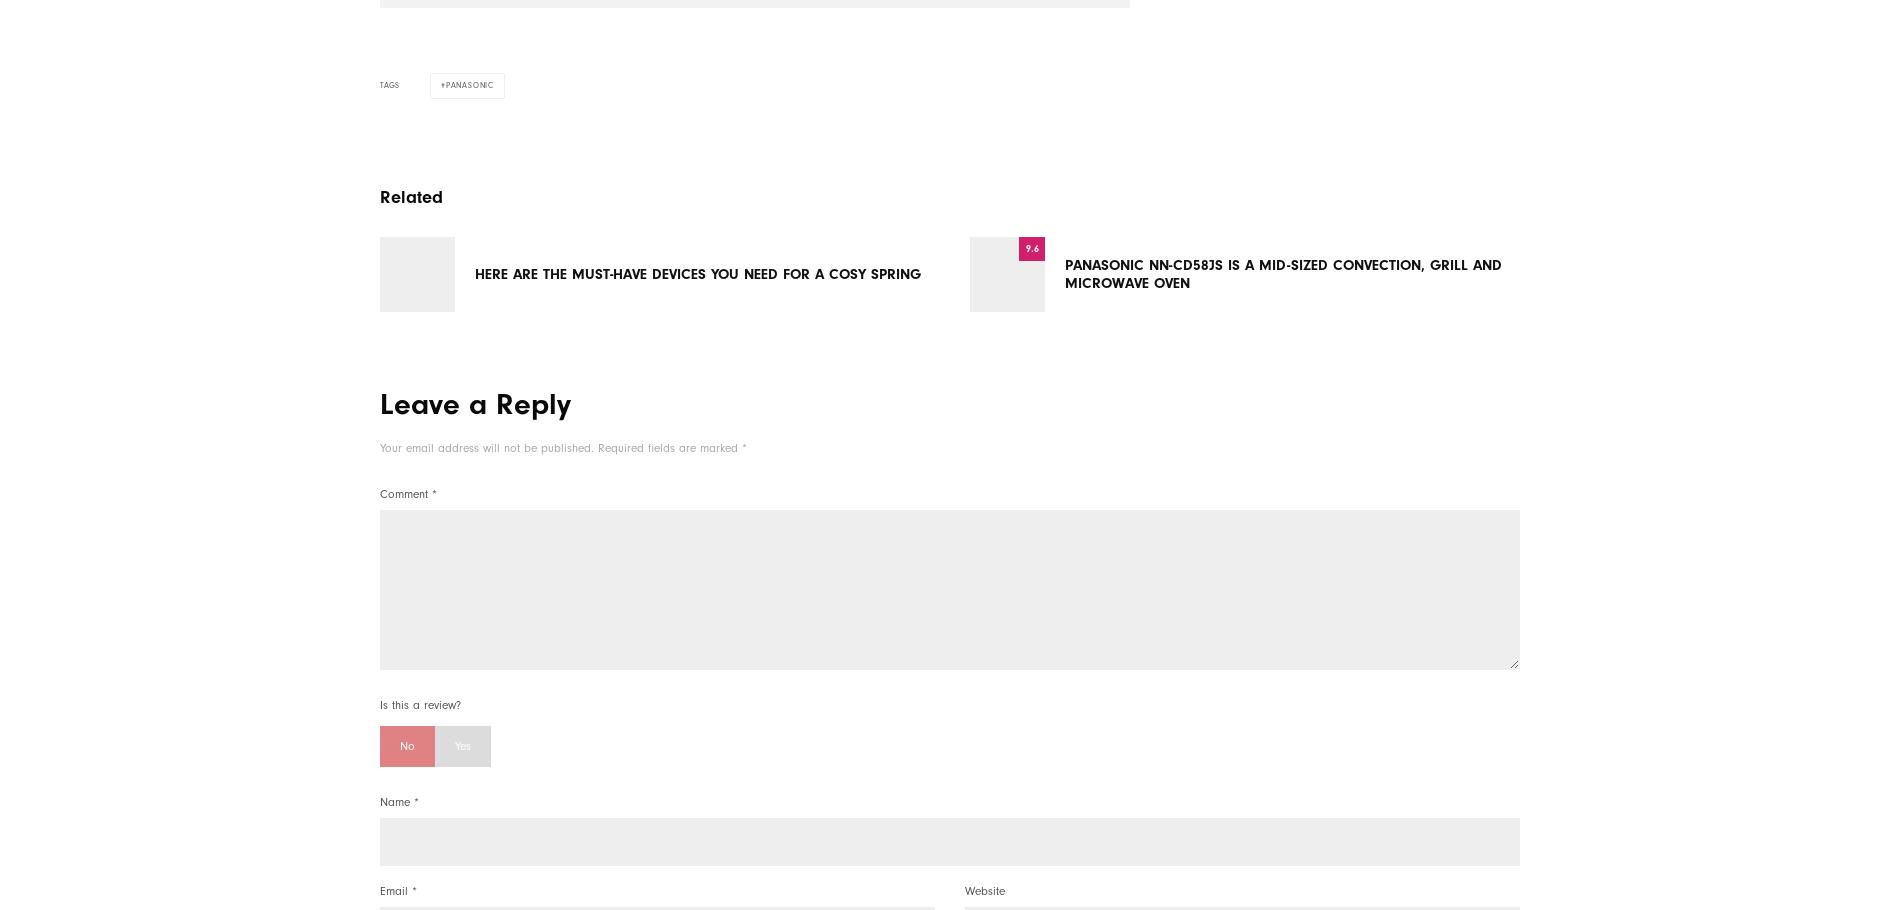 The width and height of the screenshot is (1900, 910). I want to click on 'Your email address will not be published.', so click(379, 447).